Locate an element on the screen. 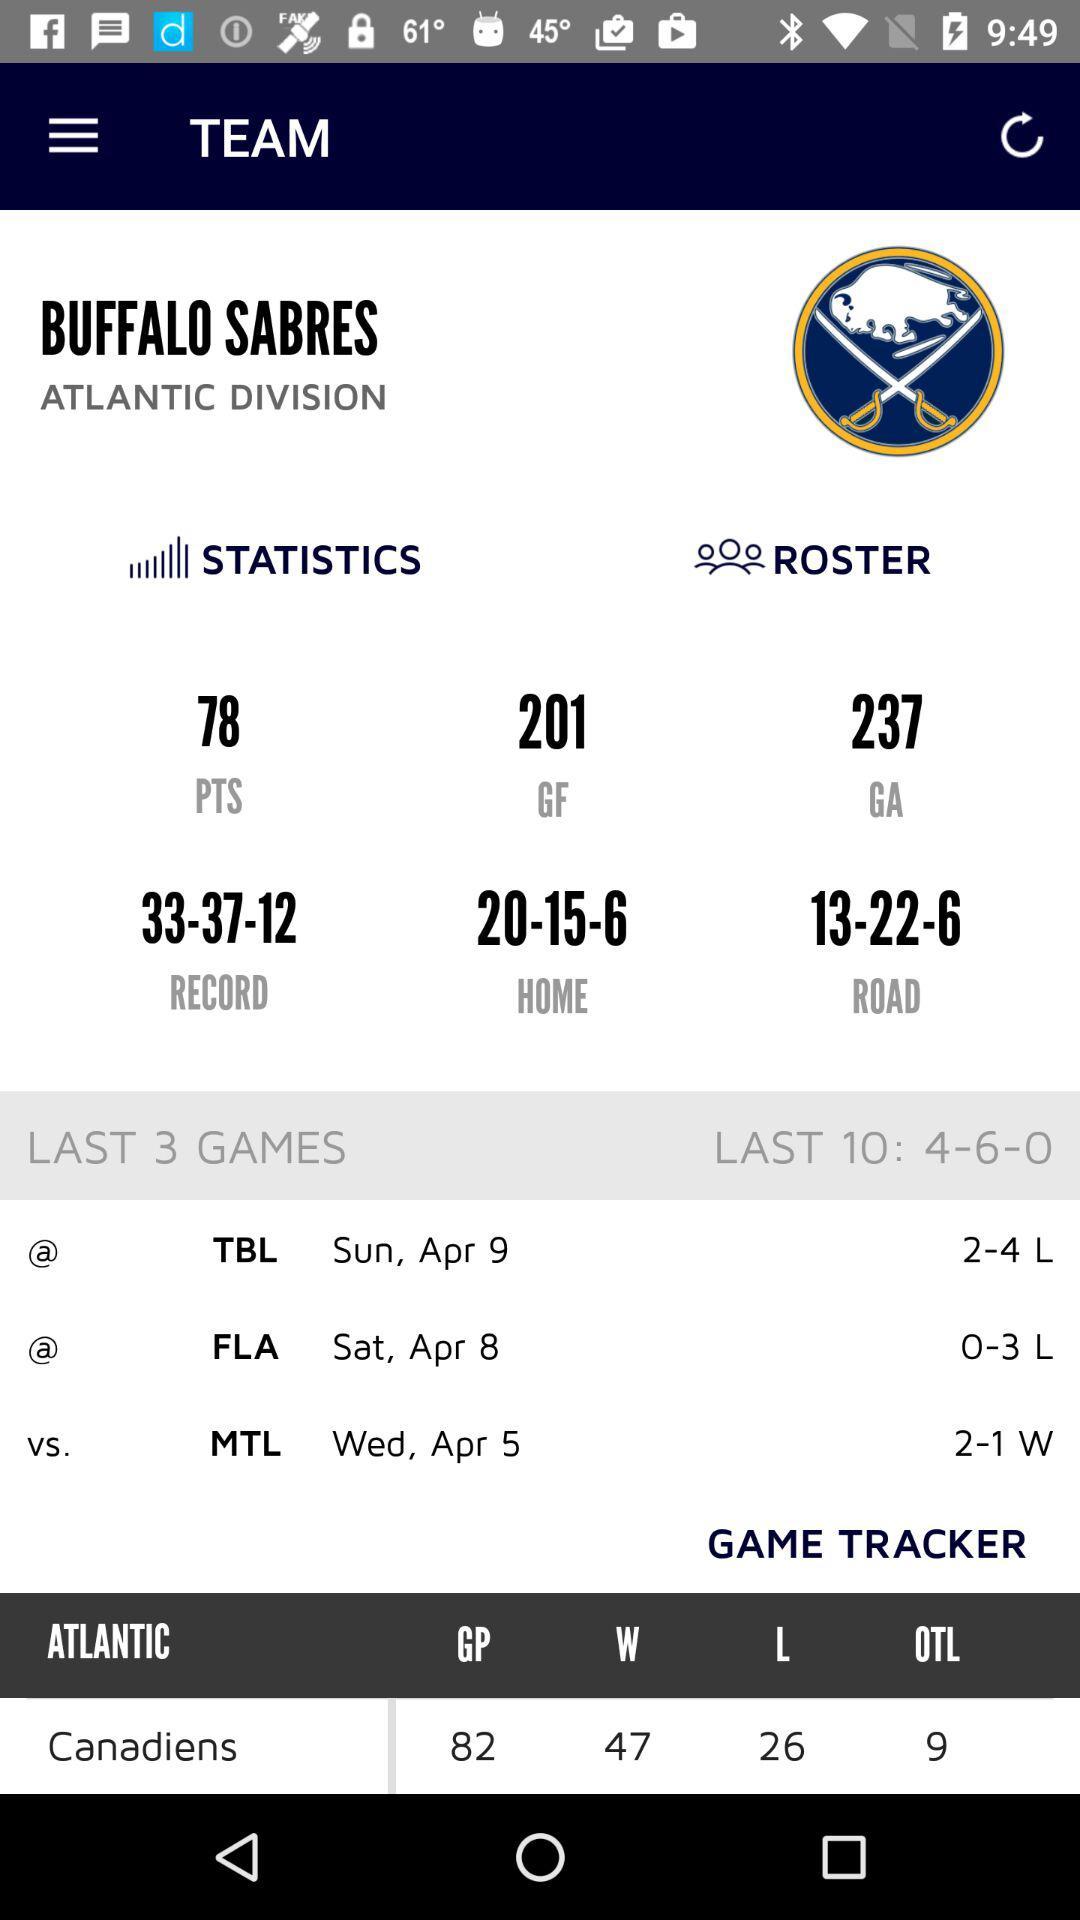 The image size is (1080, 1920). the otl icon is located at coordinates (936, 1645).